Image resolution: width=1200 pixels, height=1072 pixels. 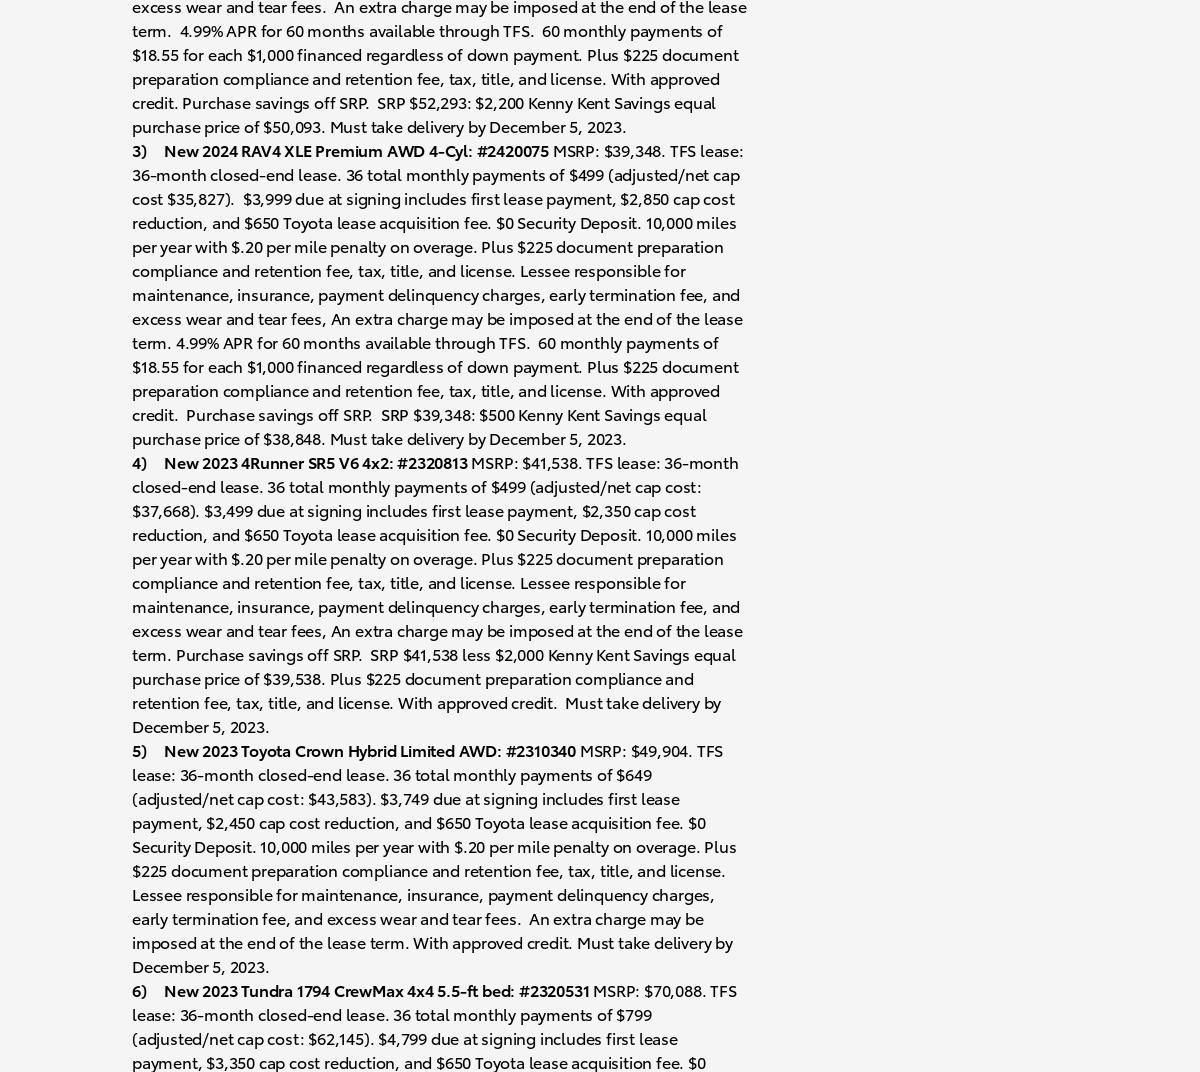 I want to click on 'MSRP: $41,538. TFS lease: 36-month closed-end lease. 36 total monthly payments of $499 (adjusted/net cap cost: $37,668). $3,499 due at signing includes first lease payment, $2,350 cap cost reduction, and $650 Toyota lease acquisition fee. $0 Security Deposit. 10,000 miles per year with $.20 per mile penalty on overage. Plus $225 document preparation compliance and retention fee, tax, title, and license. Lessee responsible for maintenance, insurance, payment delinquency charges, early termination fee, and excess wear and tear fees, An extra charge may be imposed at the end of the lease term. Purchase savings off SRP.  SRP $41,538 less $2,000 Kenny Kent Savings equal purchase price of $39,538. Plus $225 document preparation compliance and retention fee, tax, title, and license. With approved credit.  Must take delivery by December 5, 2023.', so click(x=437, y=591).